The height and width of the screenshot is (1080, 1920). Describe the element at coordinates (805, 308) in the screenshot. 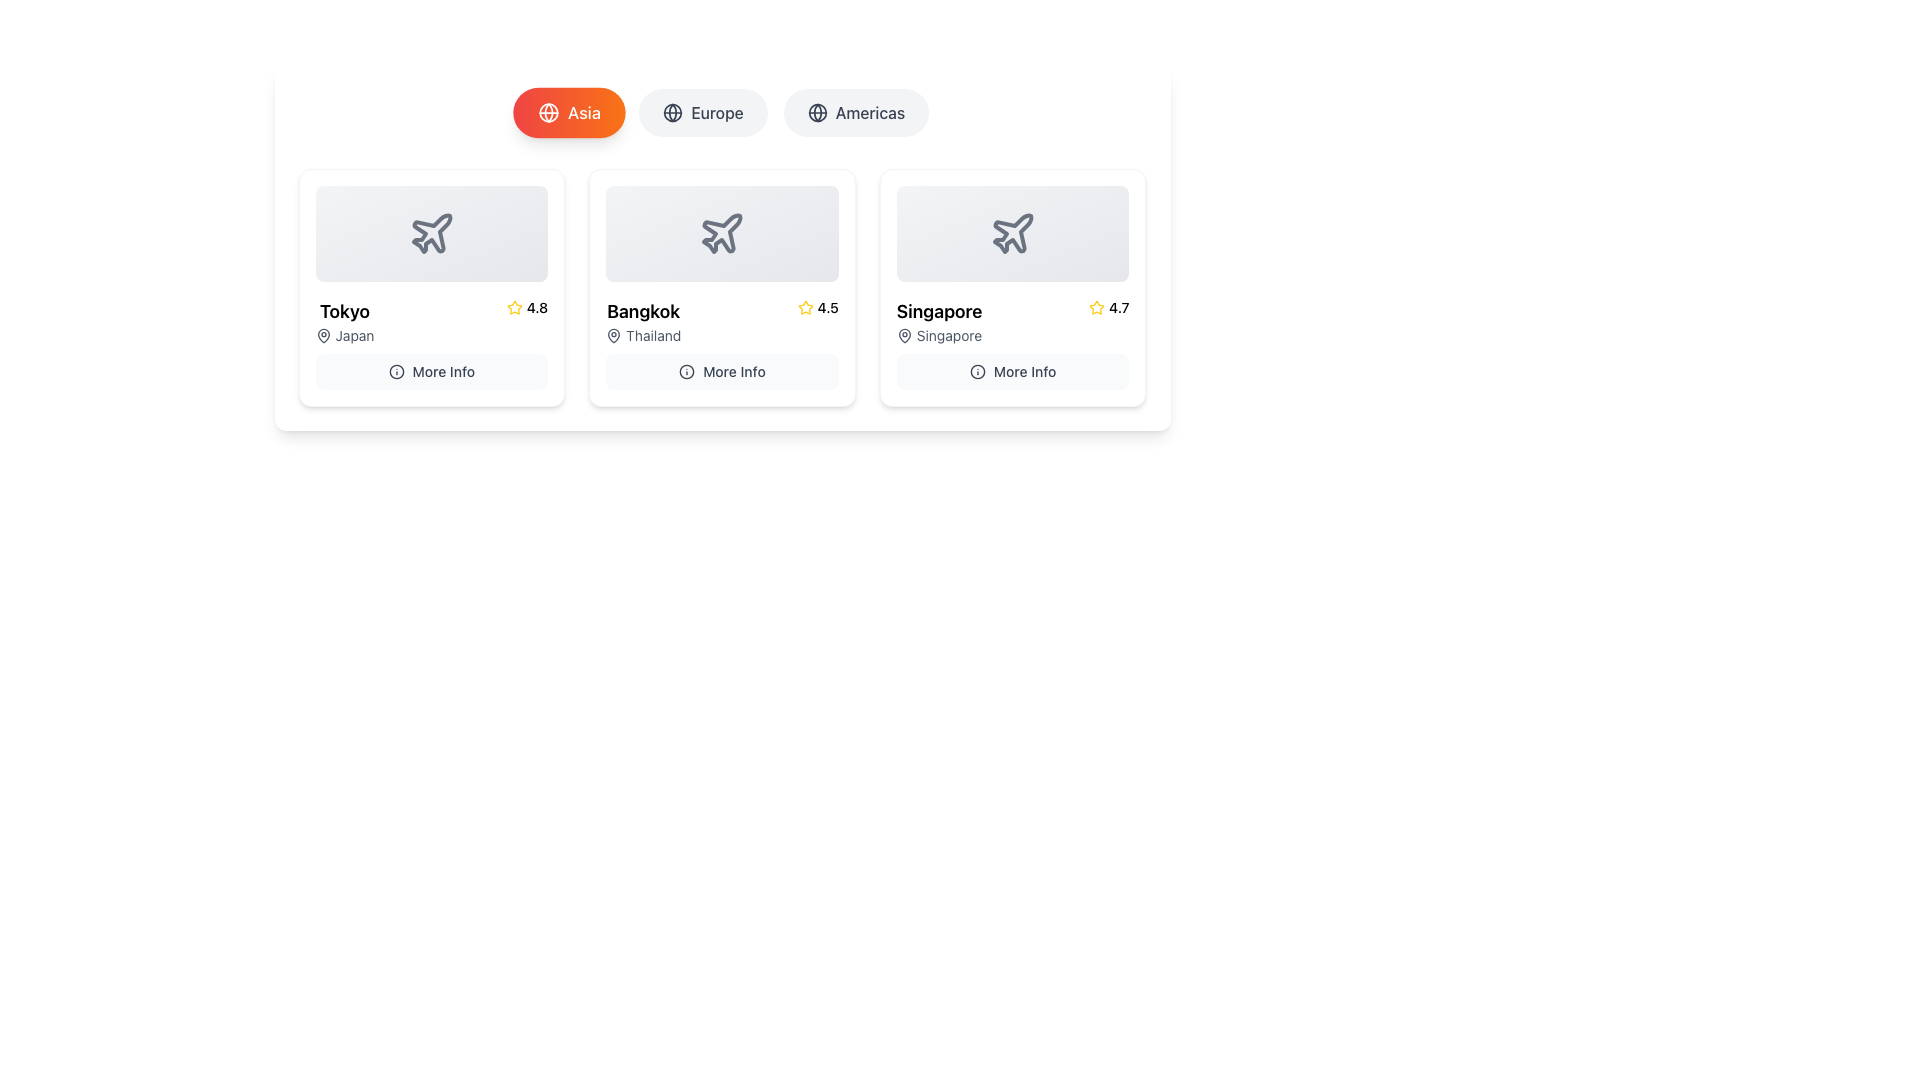

I see `the yellow star-shaped icon located in the rating section of the 'Bangkok' card, positioned to the left of the text '4.5'` at that location.